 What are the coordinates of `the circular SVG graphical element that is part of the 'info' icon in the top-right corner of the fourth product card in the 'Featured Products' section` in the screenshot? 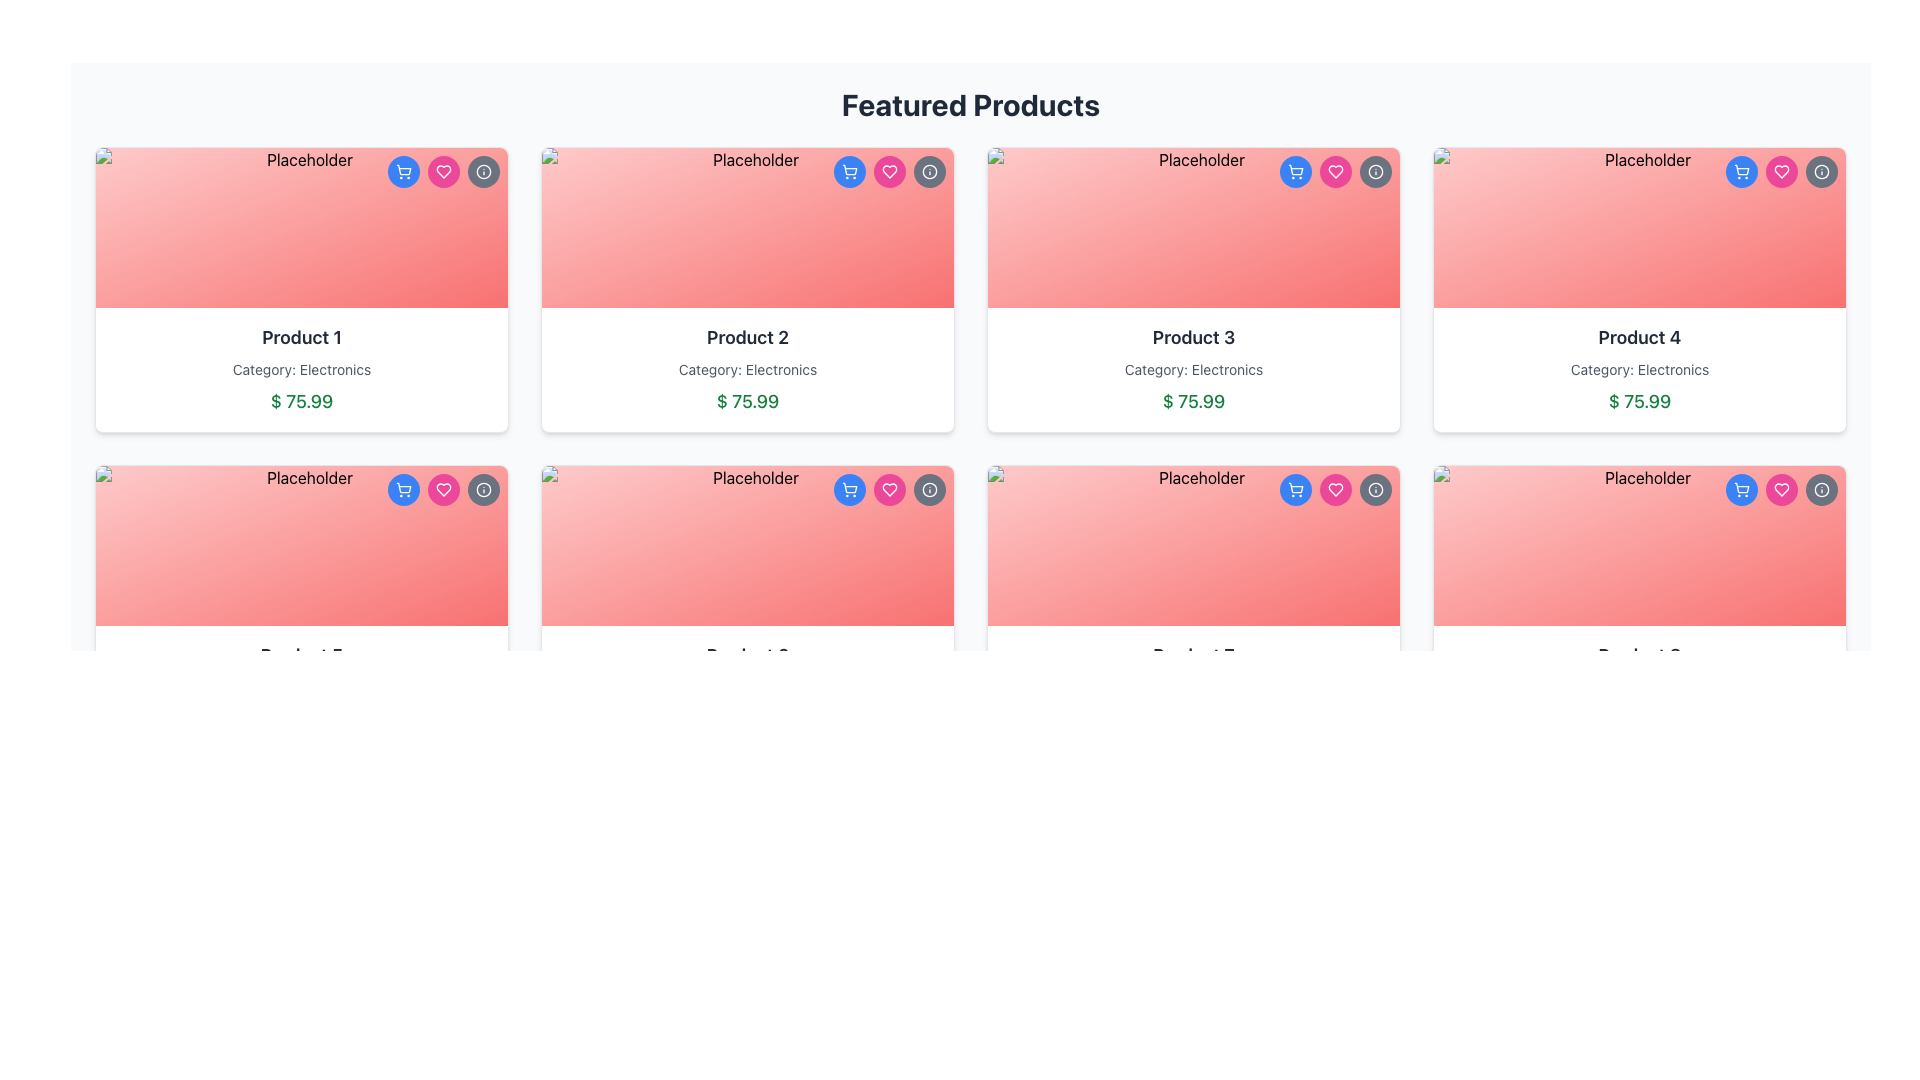 It's located at (1822, 171).